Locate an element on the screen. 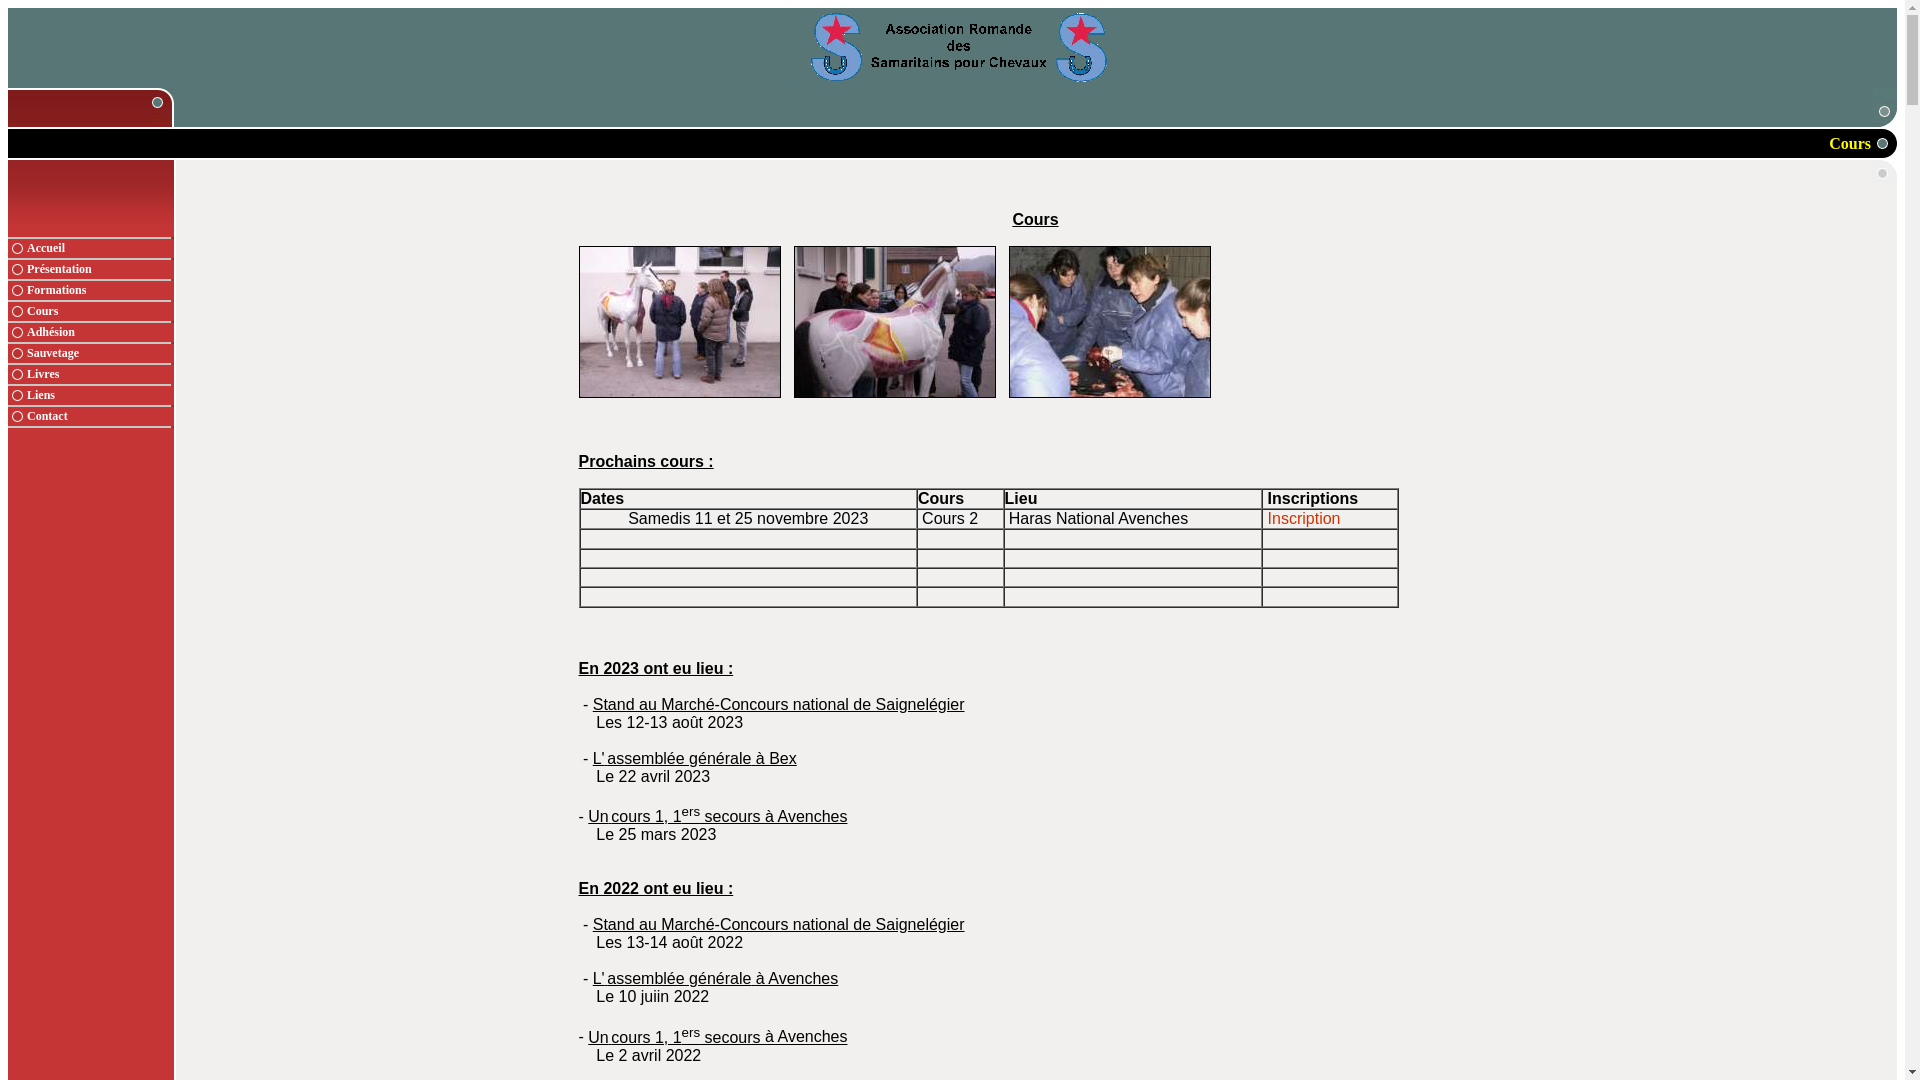 The height and width of the screenshot is (1080, 1920). 'Contact' is located at coordinates (98, 415).